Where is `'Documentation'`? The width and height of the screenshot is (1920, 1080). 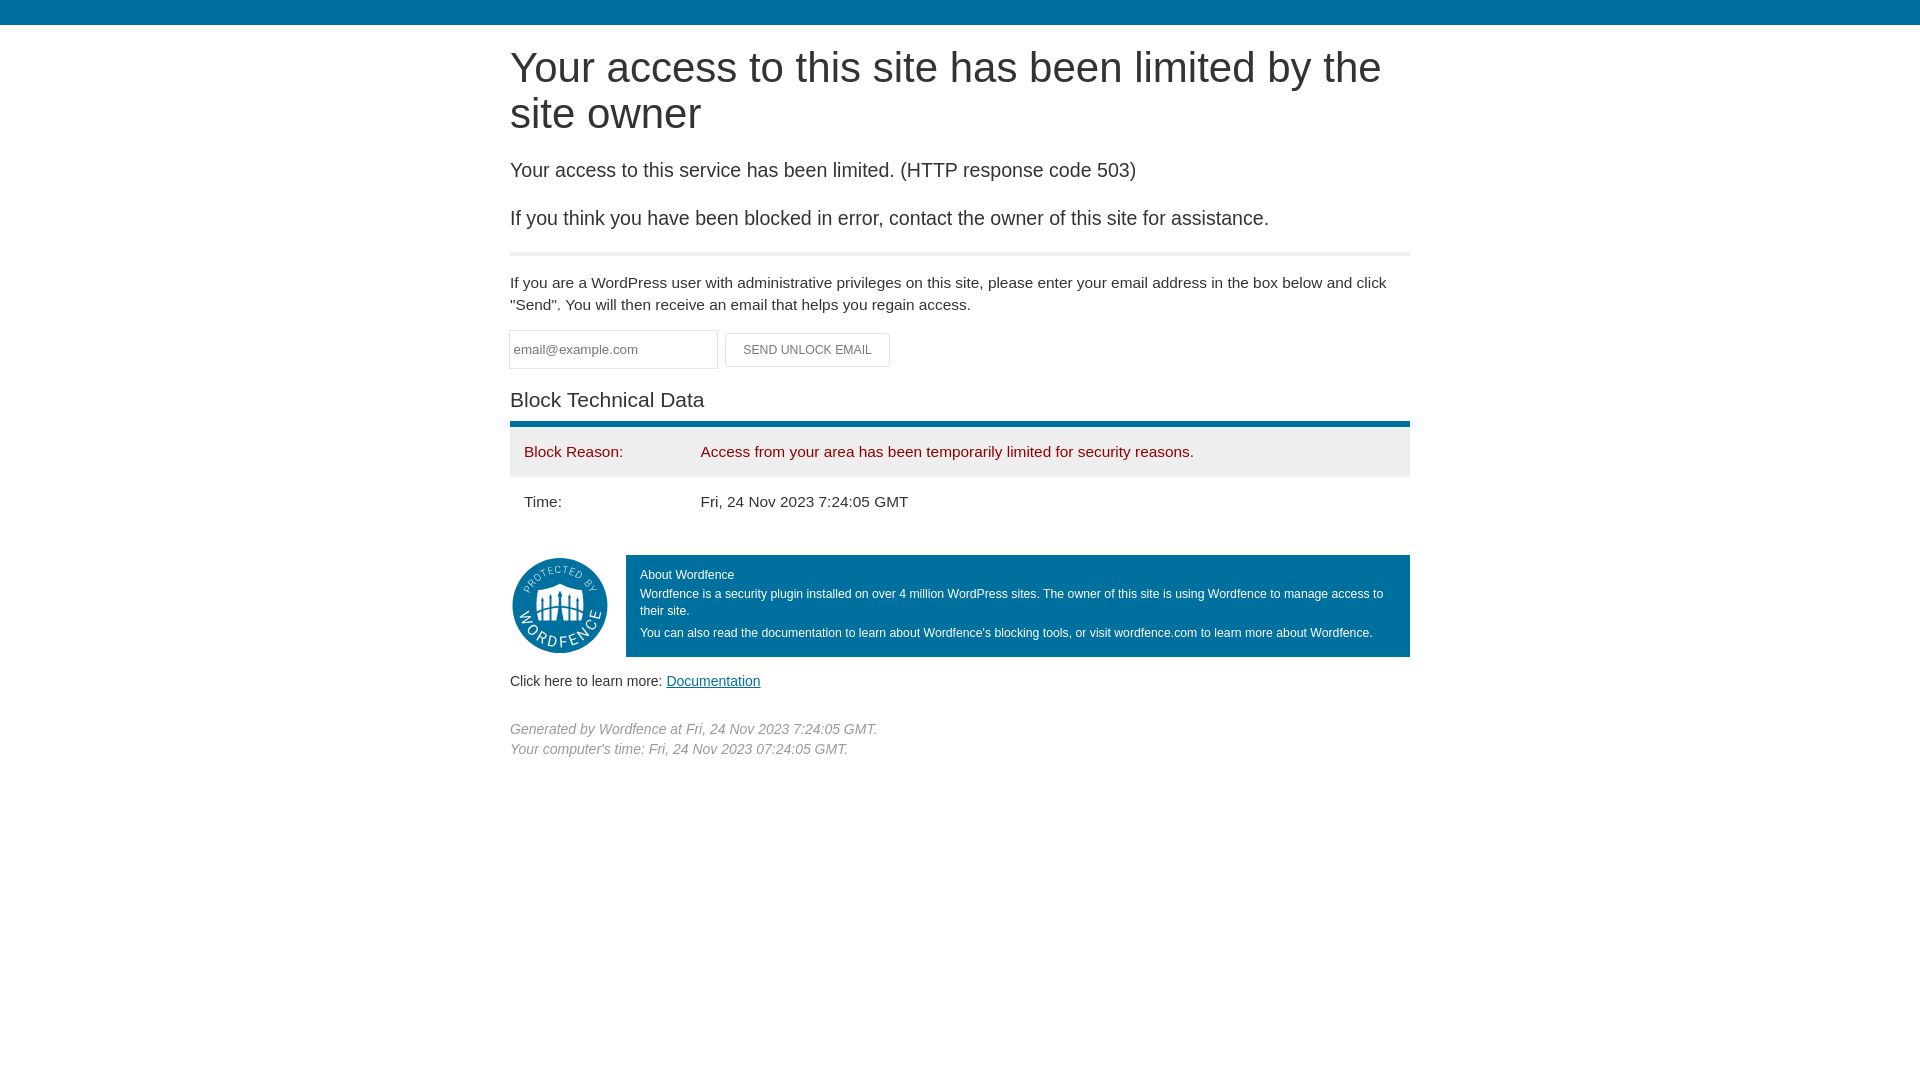
'Documentation' is located at coordinates (713, 680).